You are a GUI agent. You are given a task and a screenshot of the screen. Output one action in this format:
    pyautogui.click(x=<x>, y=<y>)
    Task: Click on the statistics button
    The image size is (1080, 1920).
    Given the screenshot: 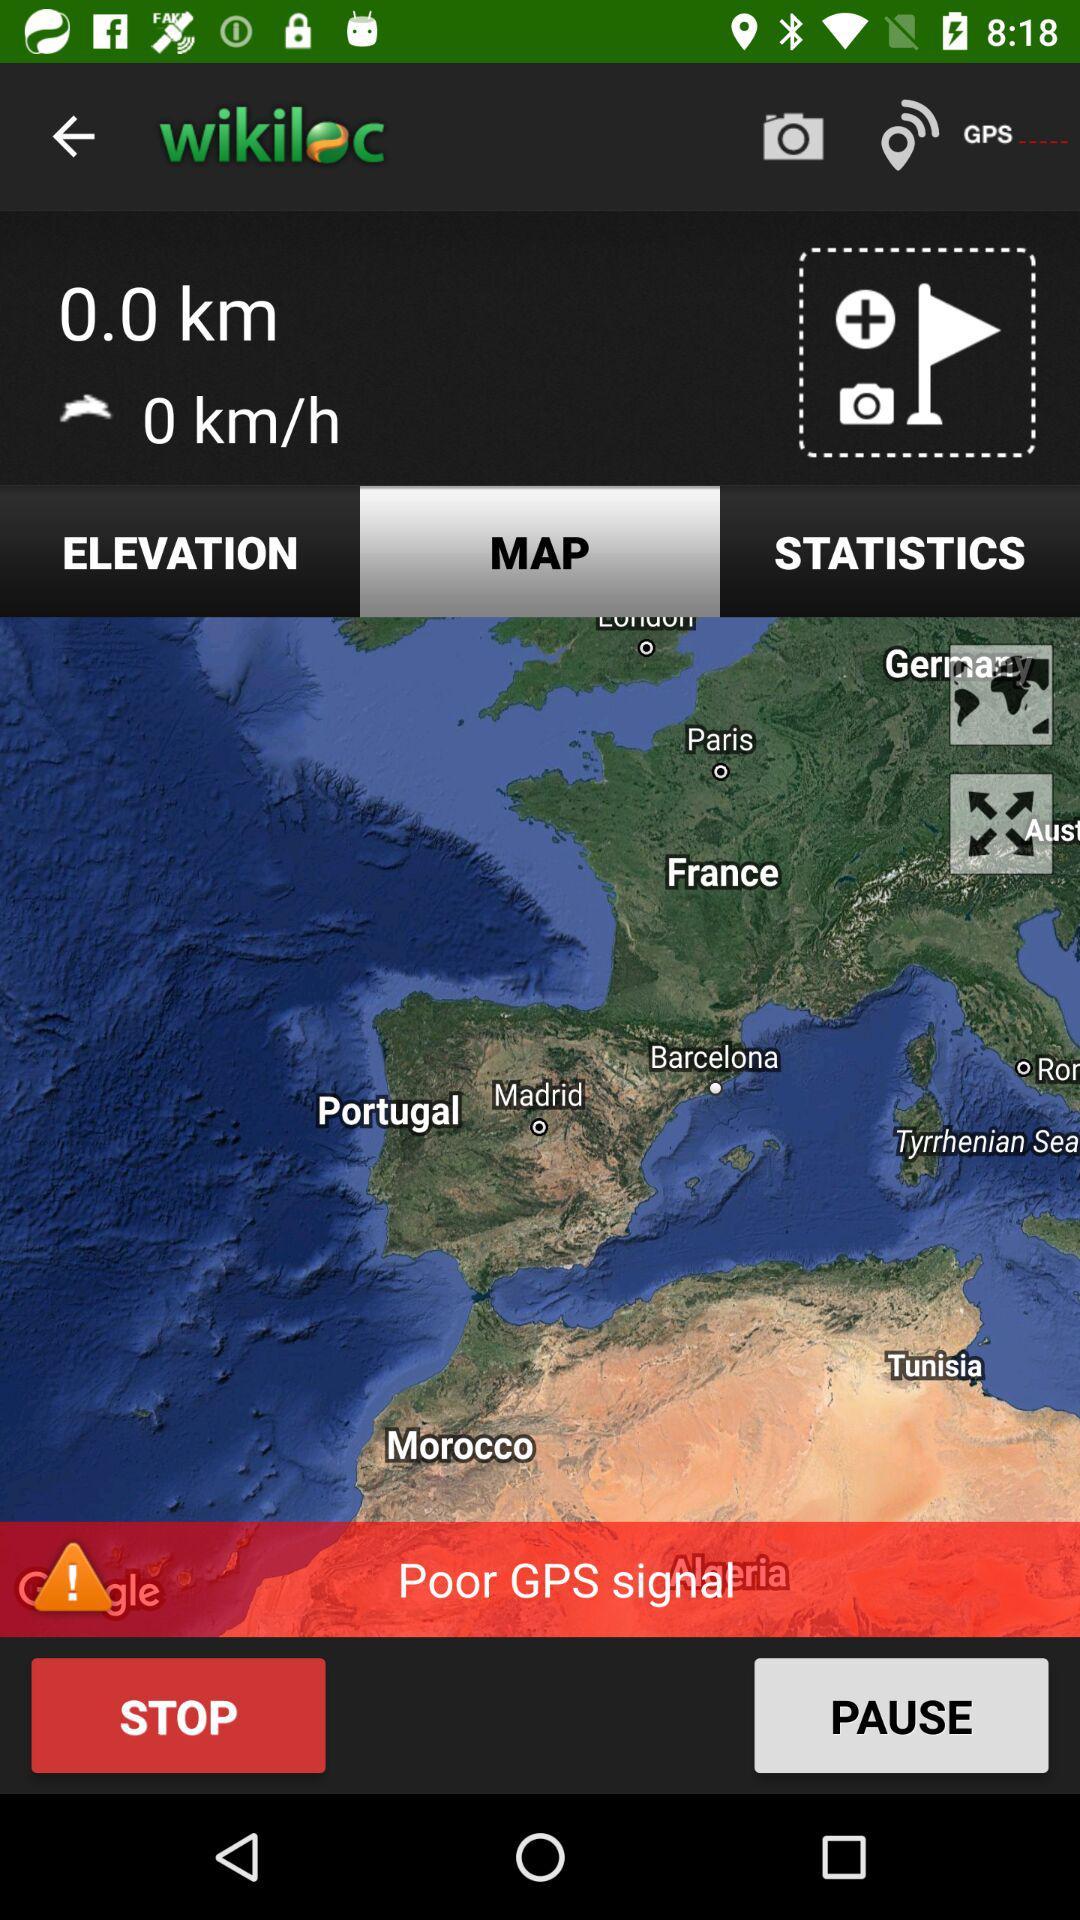 What is the action you would take?
    pyautogui.click(x=898, y=551)
    